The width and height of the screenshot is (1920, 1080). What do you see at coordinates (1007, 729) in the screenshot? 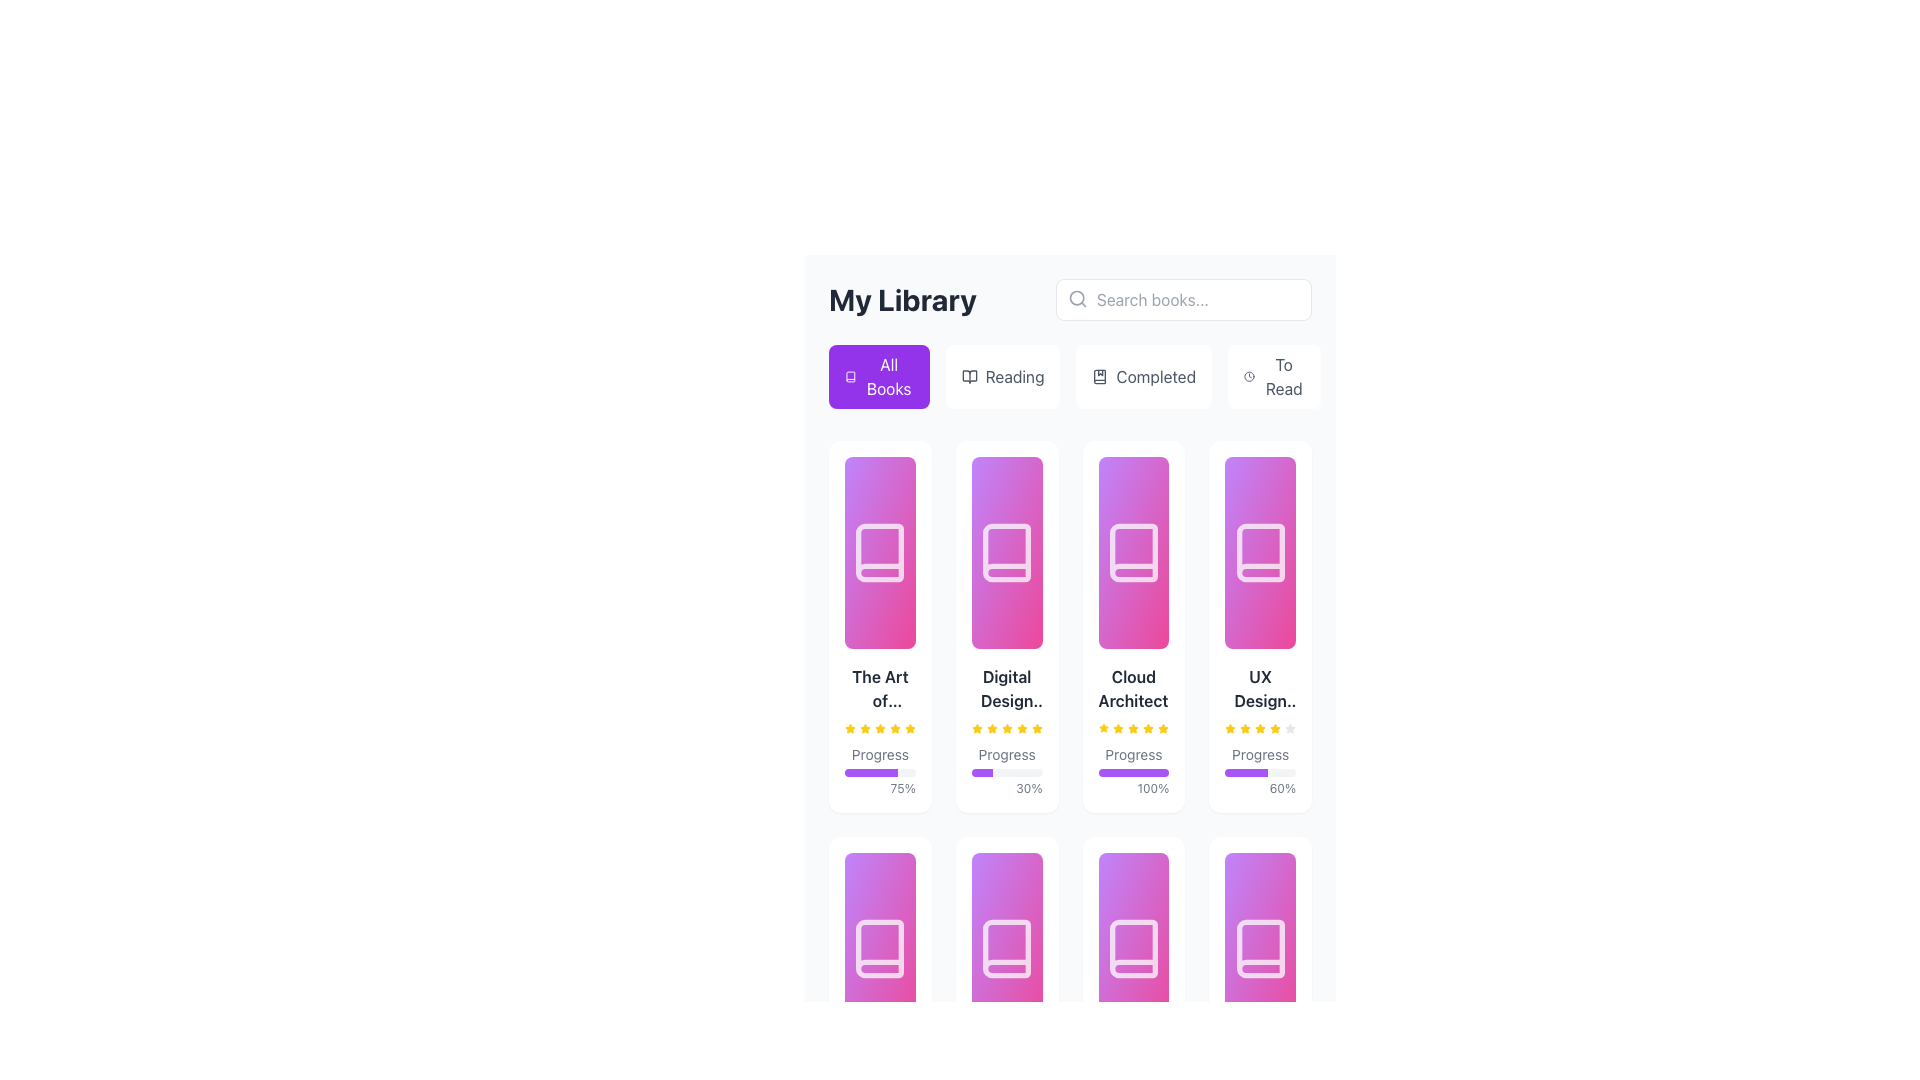
I see `the fourth yellow star icon used for rating, located beneath the title 'Digital Design' and above the text 'Progress'` at bounding box center [1007, 729].